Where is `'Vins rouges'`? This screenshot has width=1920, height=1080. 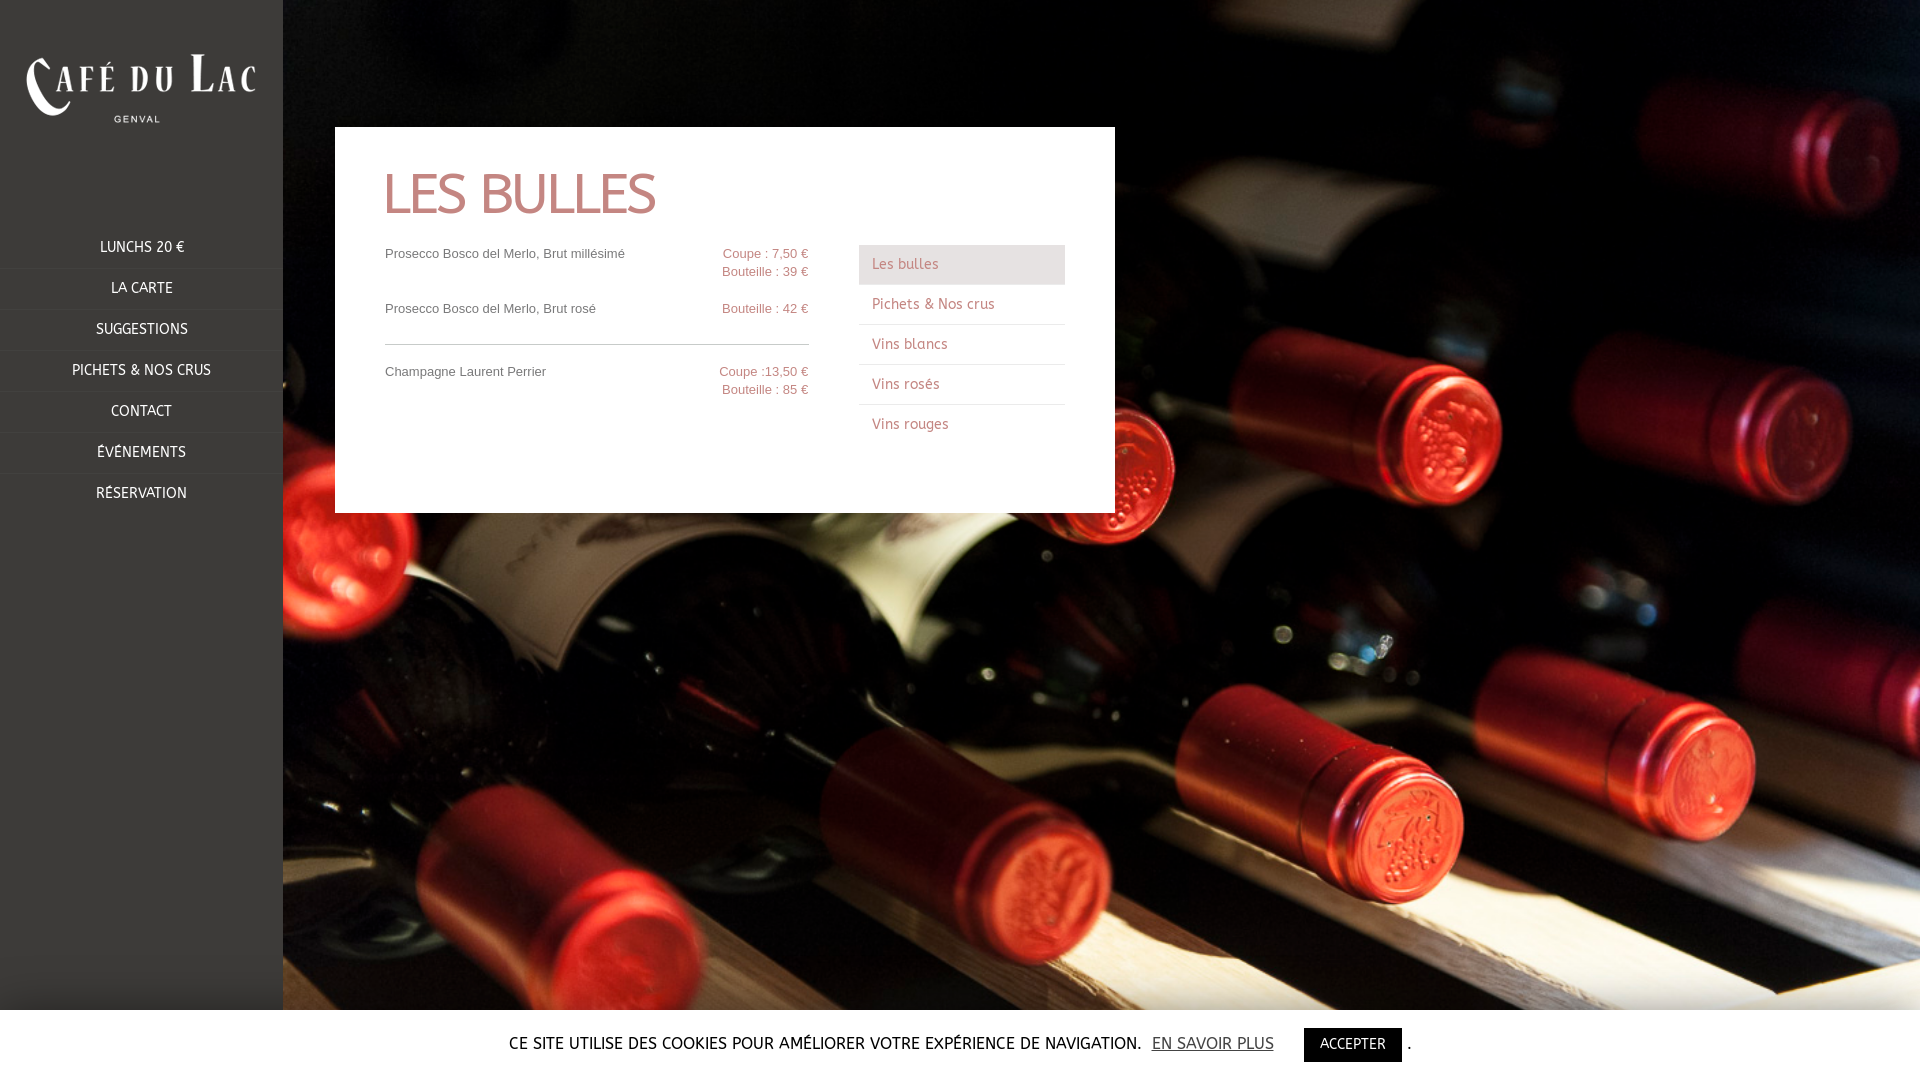 'Vins rouges' is located at coordinates (859, 423).